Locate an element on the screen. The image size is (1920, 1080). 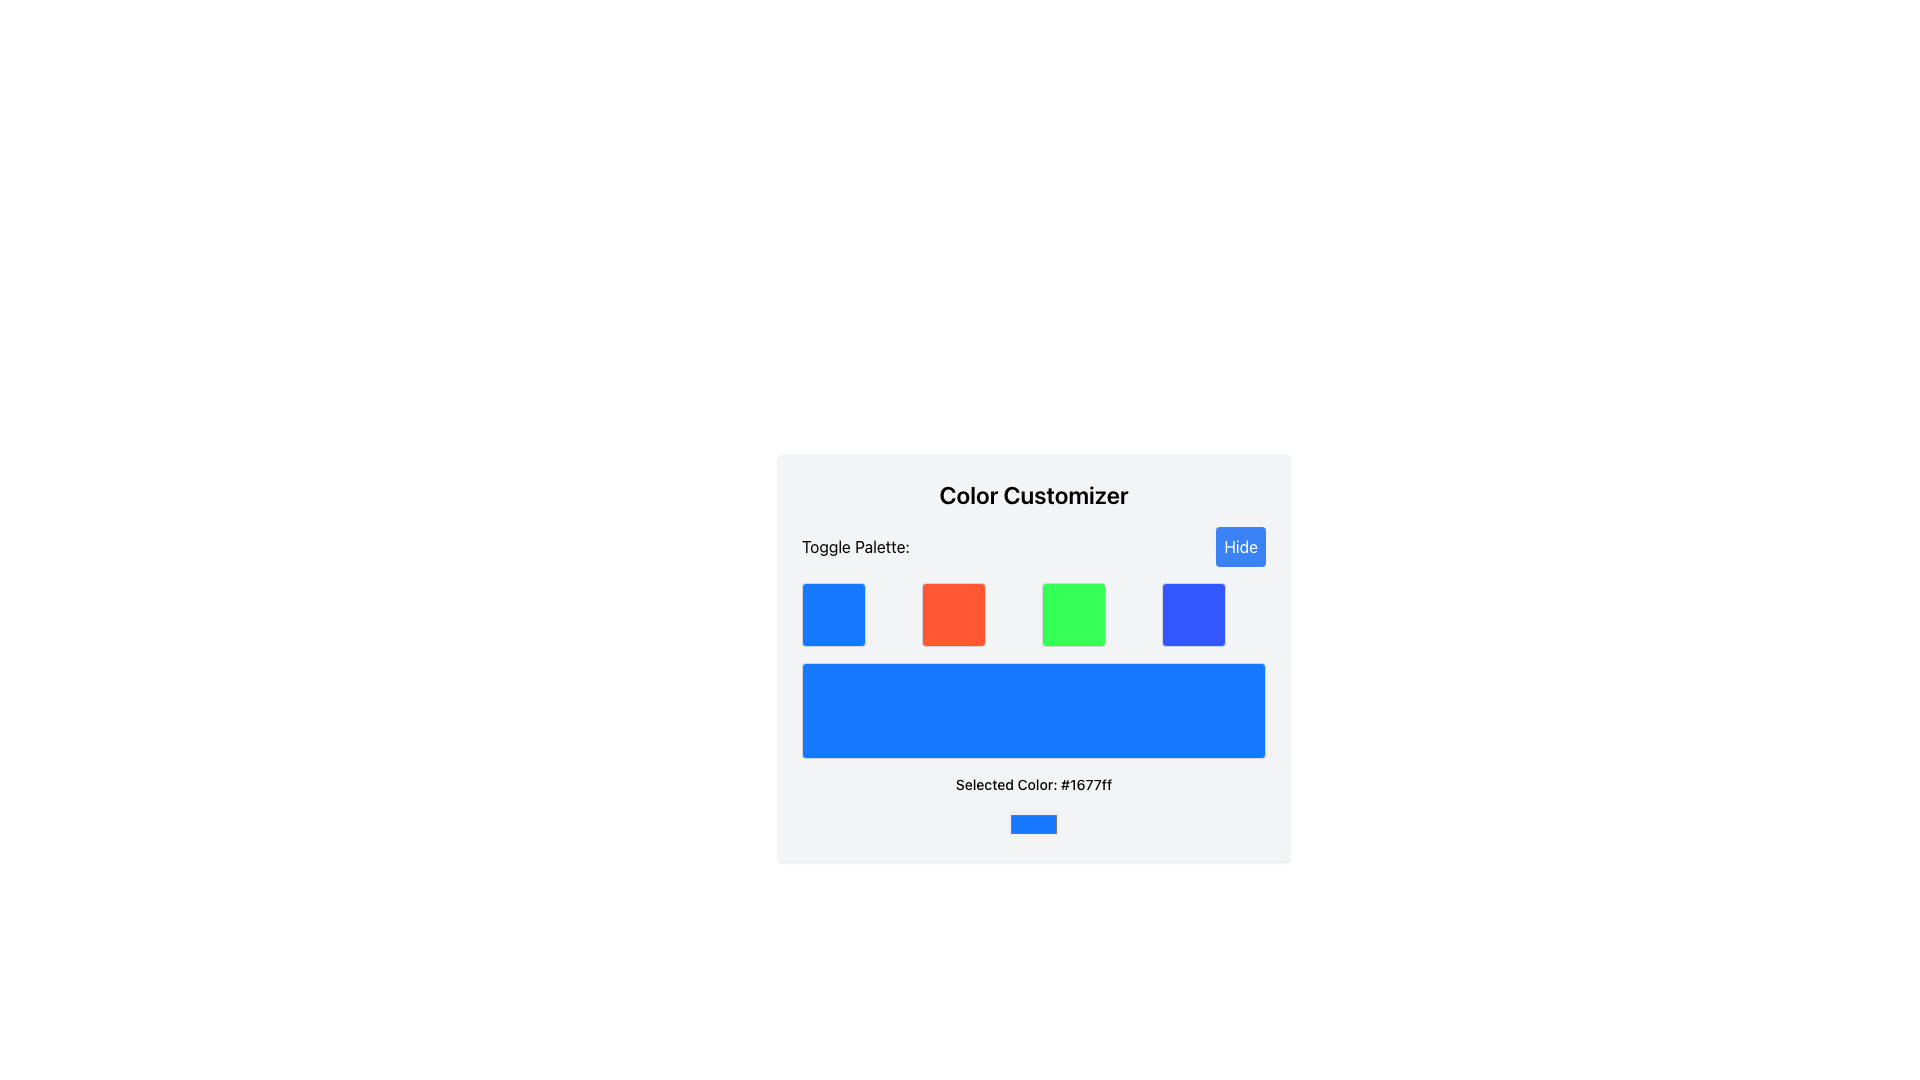
the compact rectangular blue color input field located at the bottom-right section of the 'Color Customizer' modal, below the text 'Selected Color: #1677ff' is located at coordinates (1033, 824).